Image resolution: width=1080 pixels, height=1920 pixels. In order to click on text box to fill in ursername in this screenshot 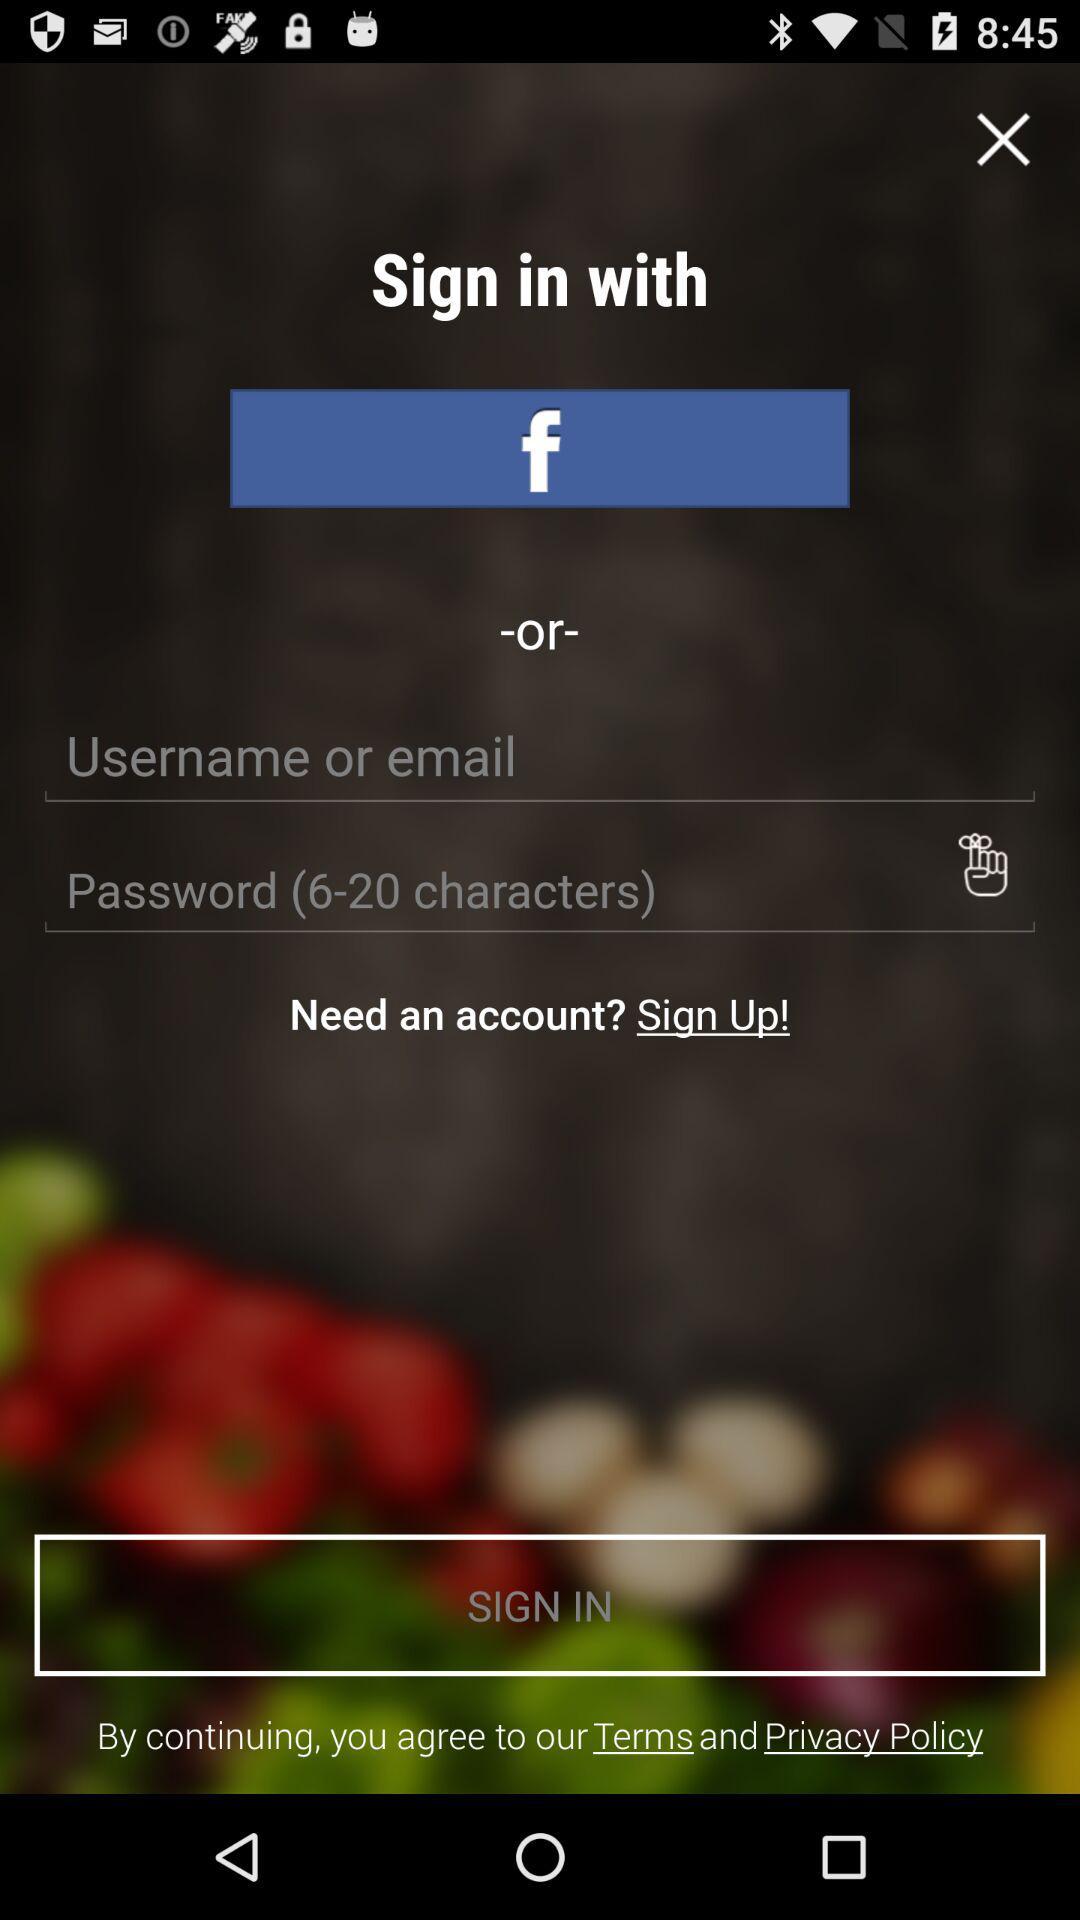, I will do `click(540, 754)`.